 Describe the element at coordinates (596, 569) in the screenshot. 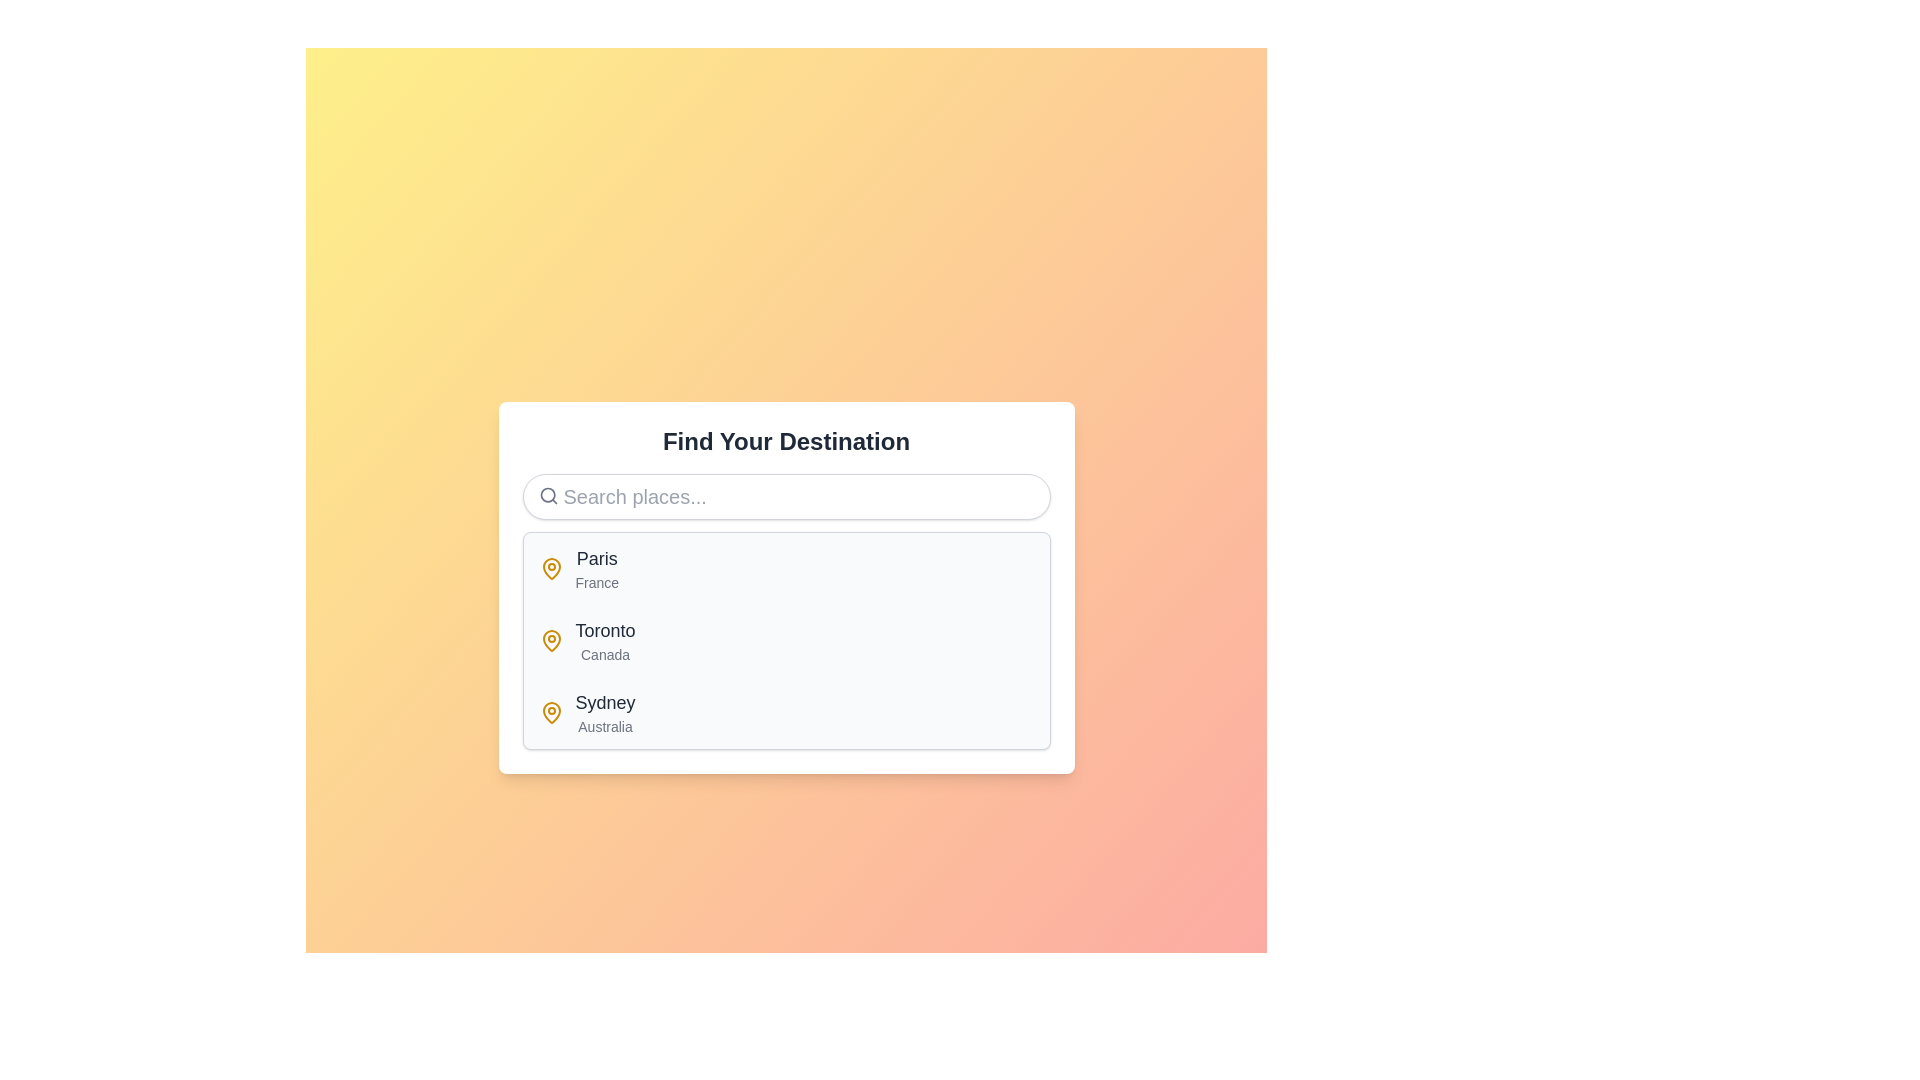

I see `the label displaying 'Paris' and 'France'` at that location.